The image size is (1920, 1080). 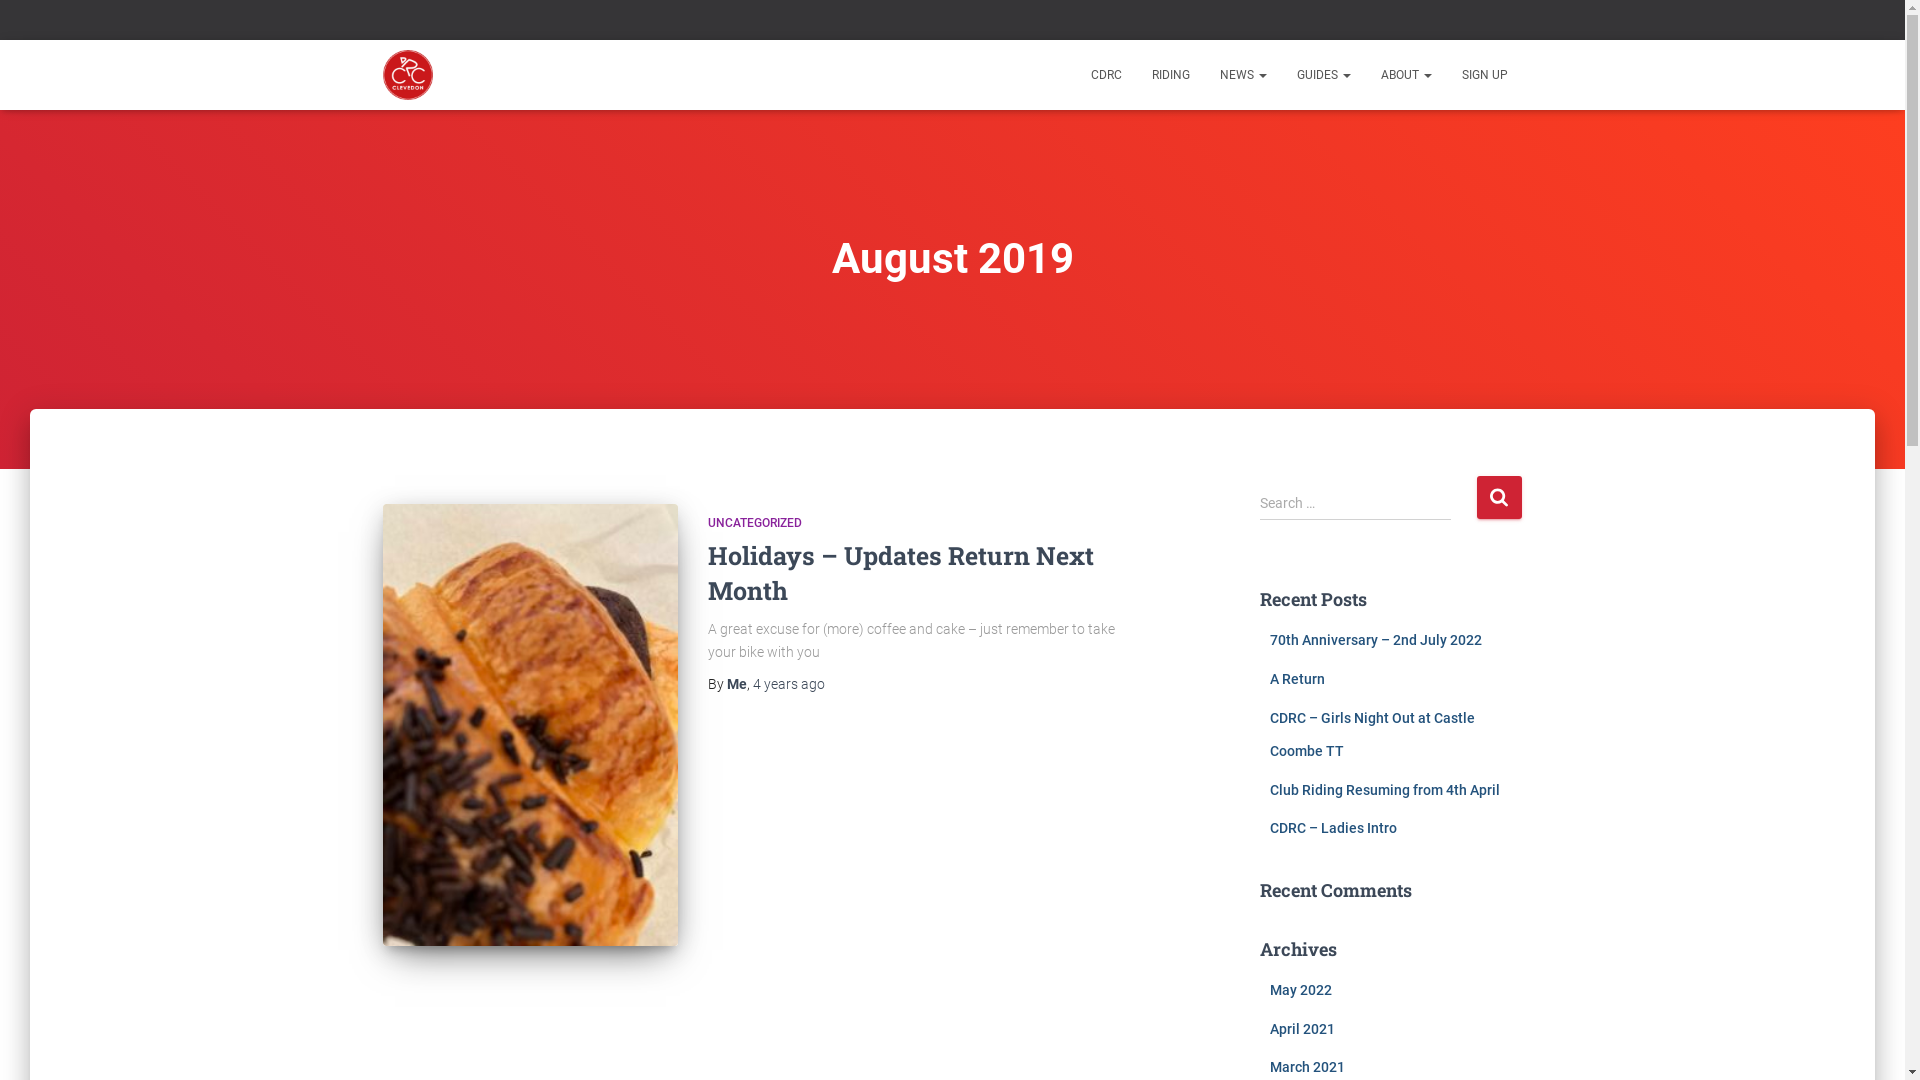 What do you see at coordinates (407, 73) in the screenshot?
I see `'CDRC'` at bounding box center [407, 73].